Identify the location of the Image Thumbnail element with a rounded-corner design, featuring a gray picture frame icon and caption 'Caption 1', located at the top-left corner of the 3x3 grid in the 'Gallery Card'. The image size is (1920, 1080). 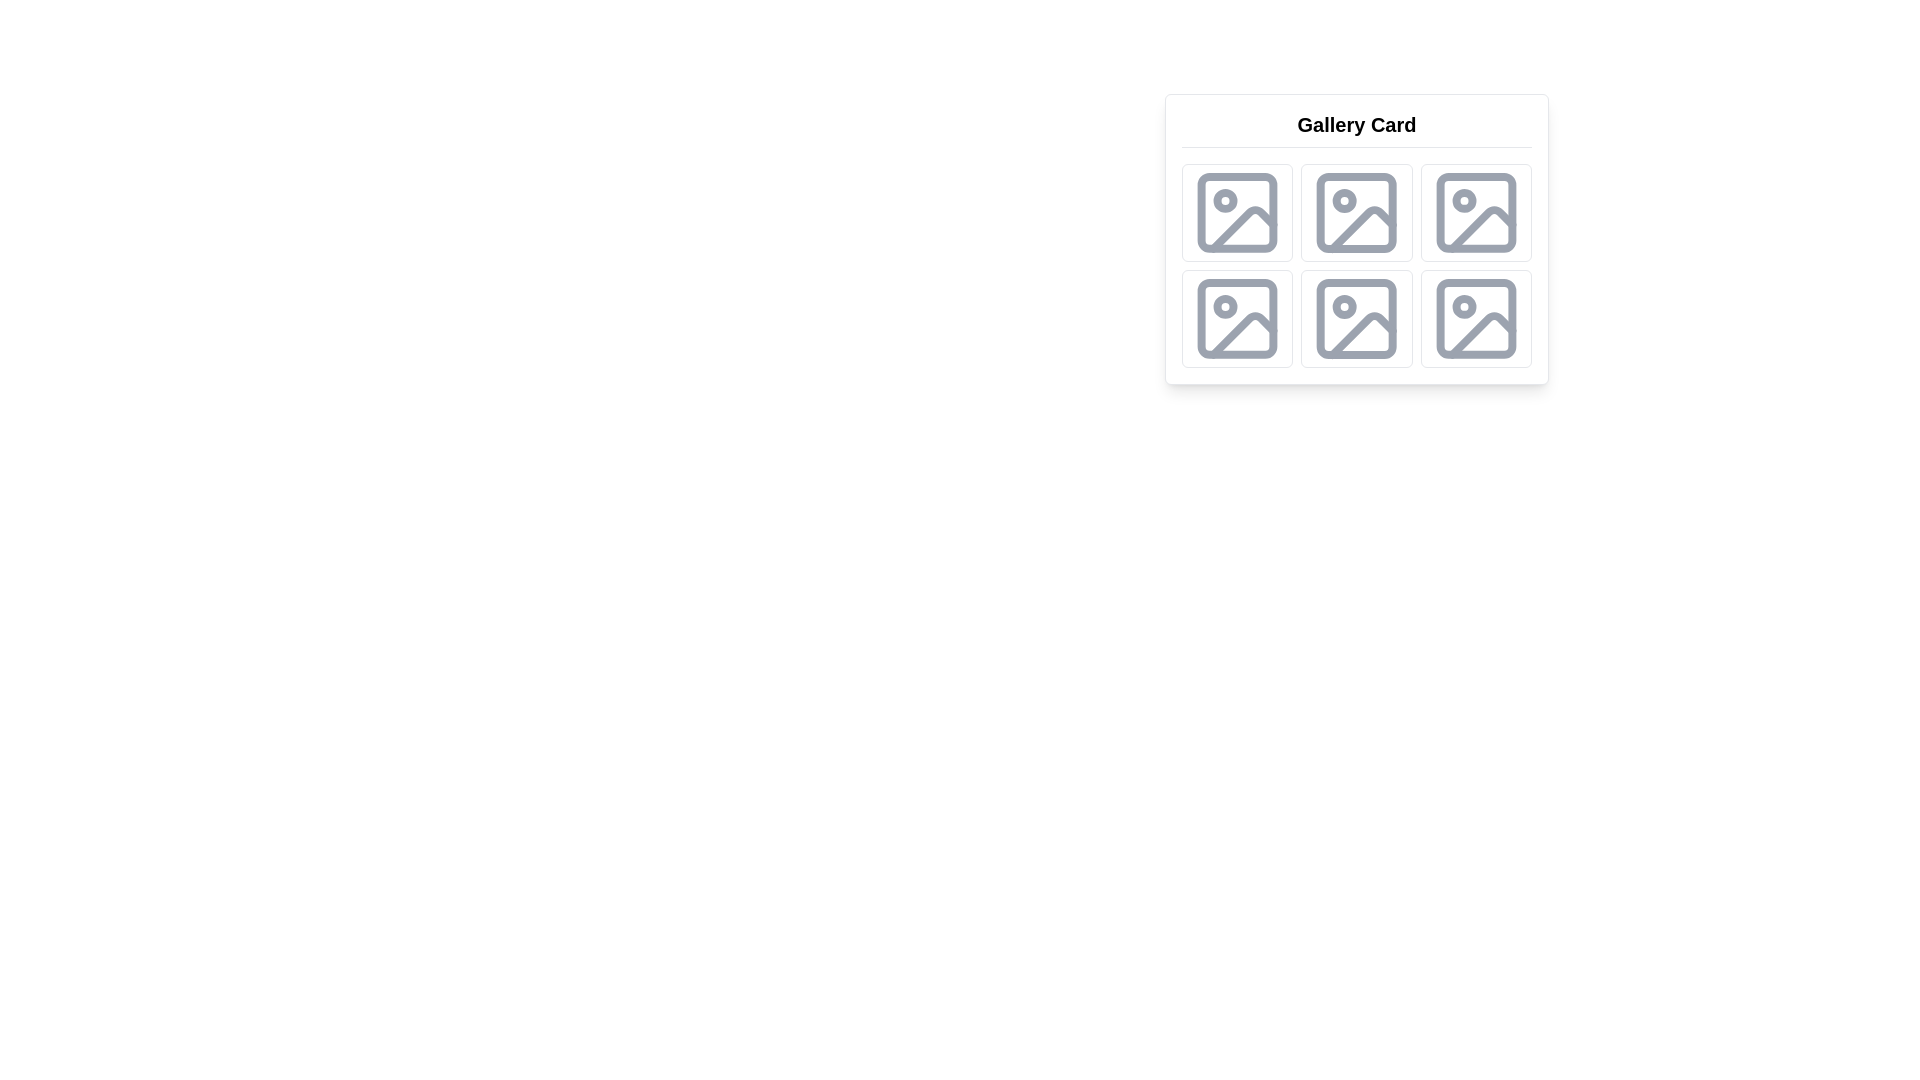
(1236, 212).